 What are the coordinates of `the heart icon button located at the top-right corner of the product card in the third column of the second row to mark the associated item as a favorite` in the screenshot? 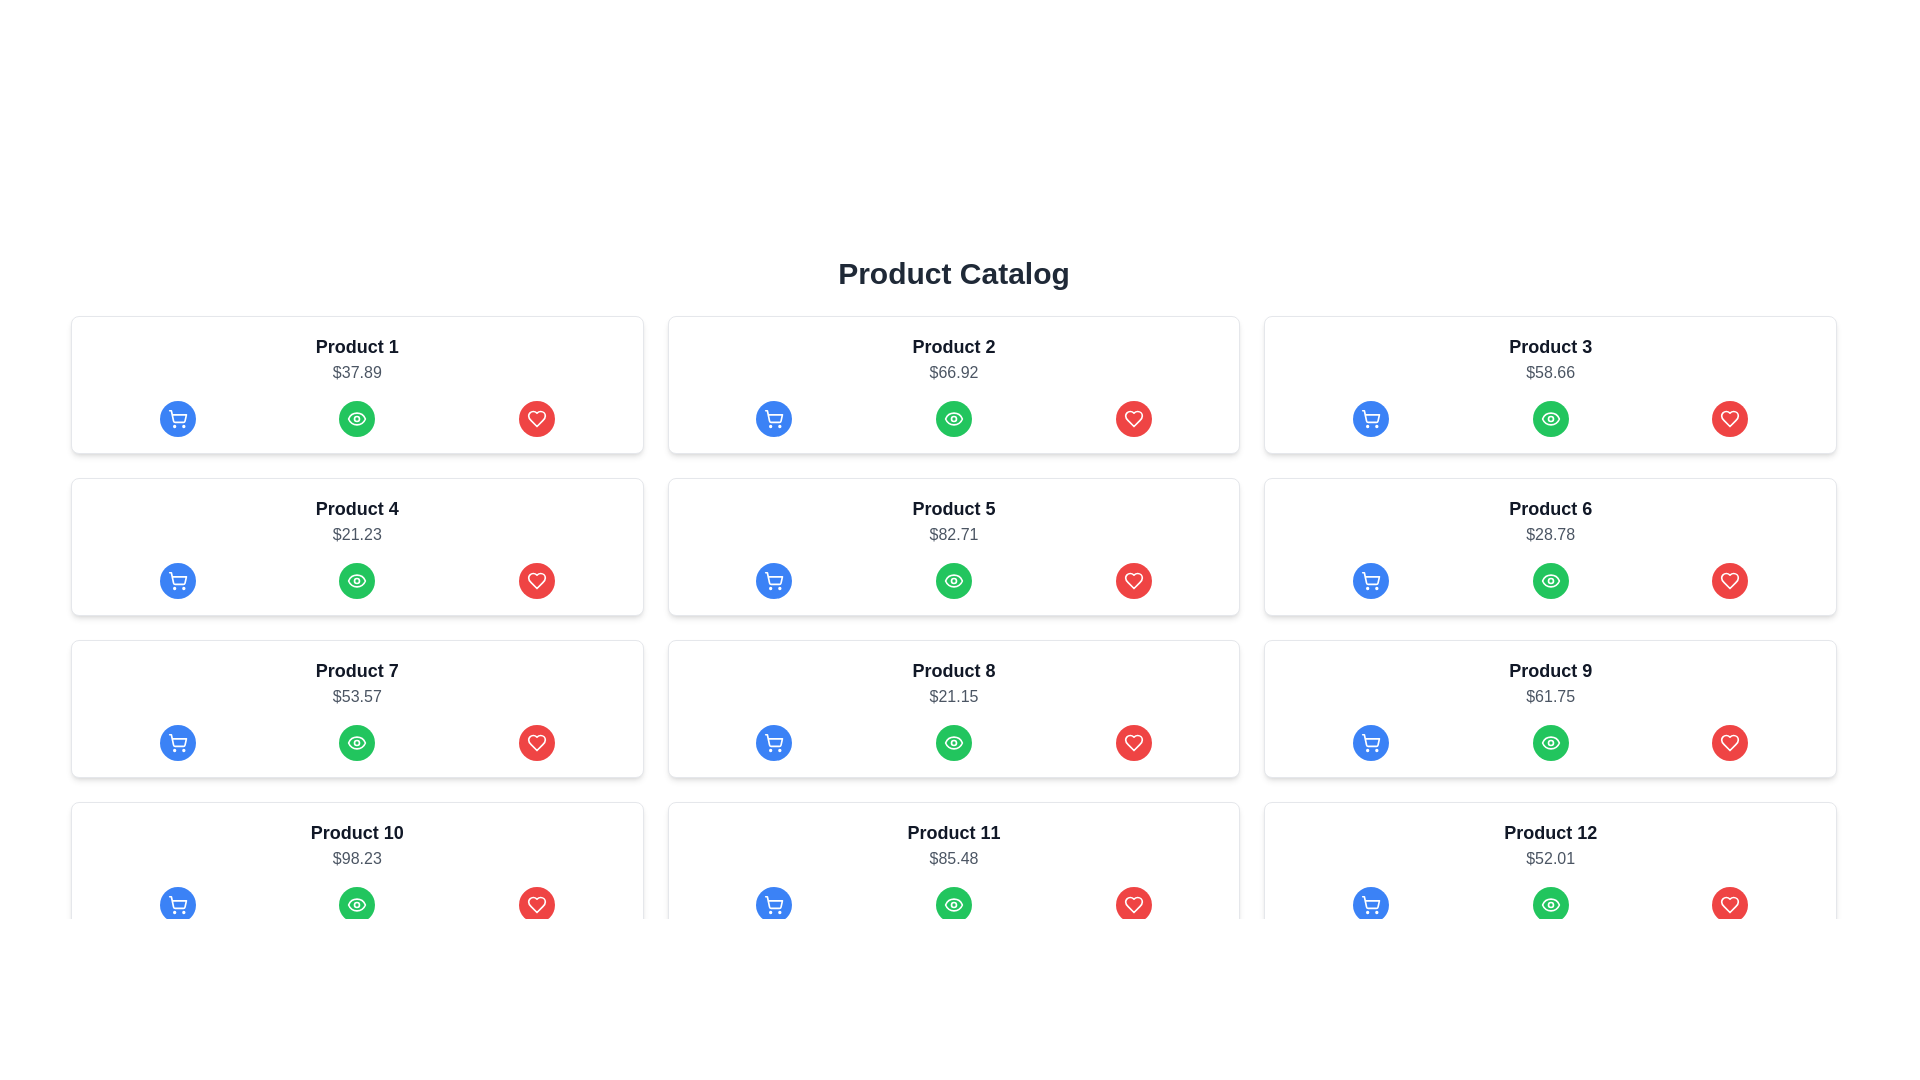 It's located at (1729, 581).